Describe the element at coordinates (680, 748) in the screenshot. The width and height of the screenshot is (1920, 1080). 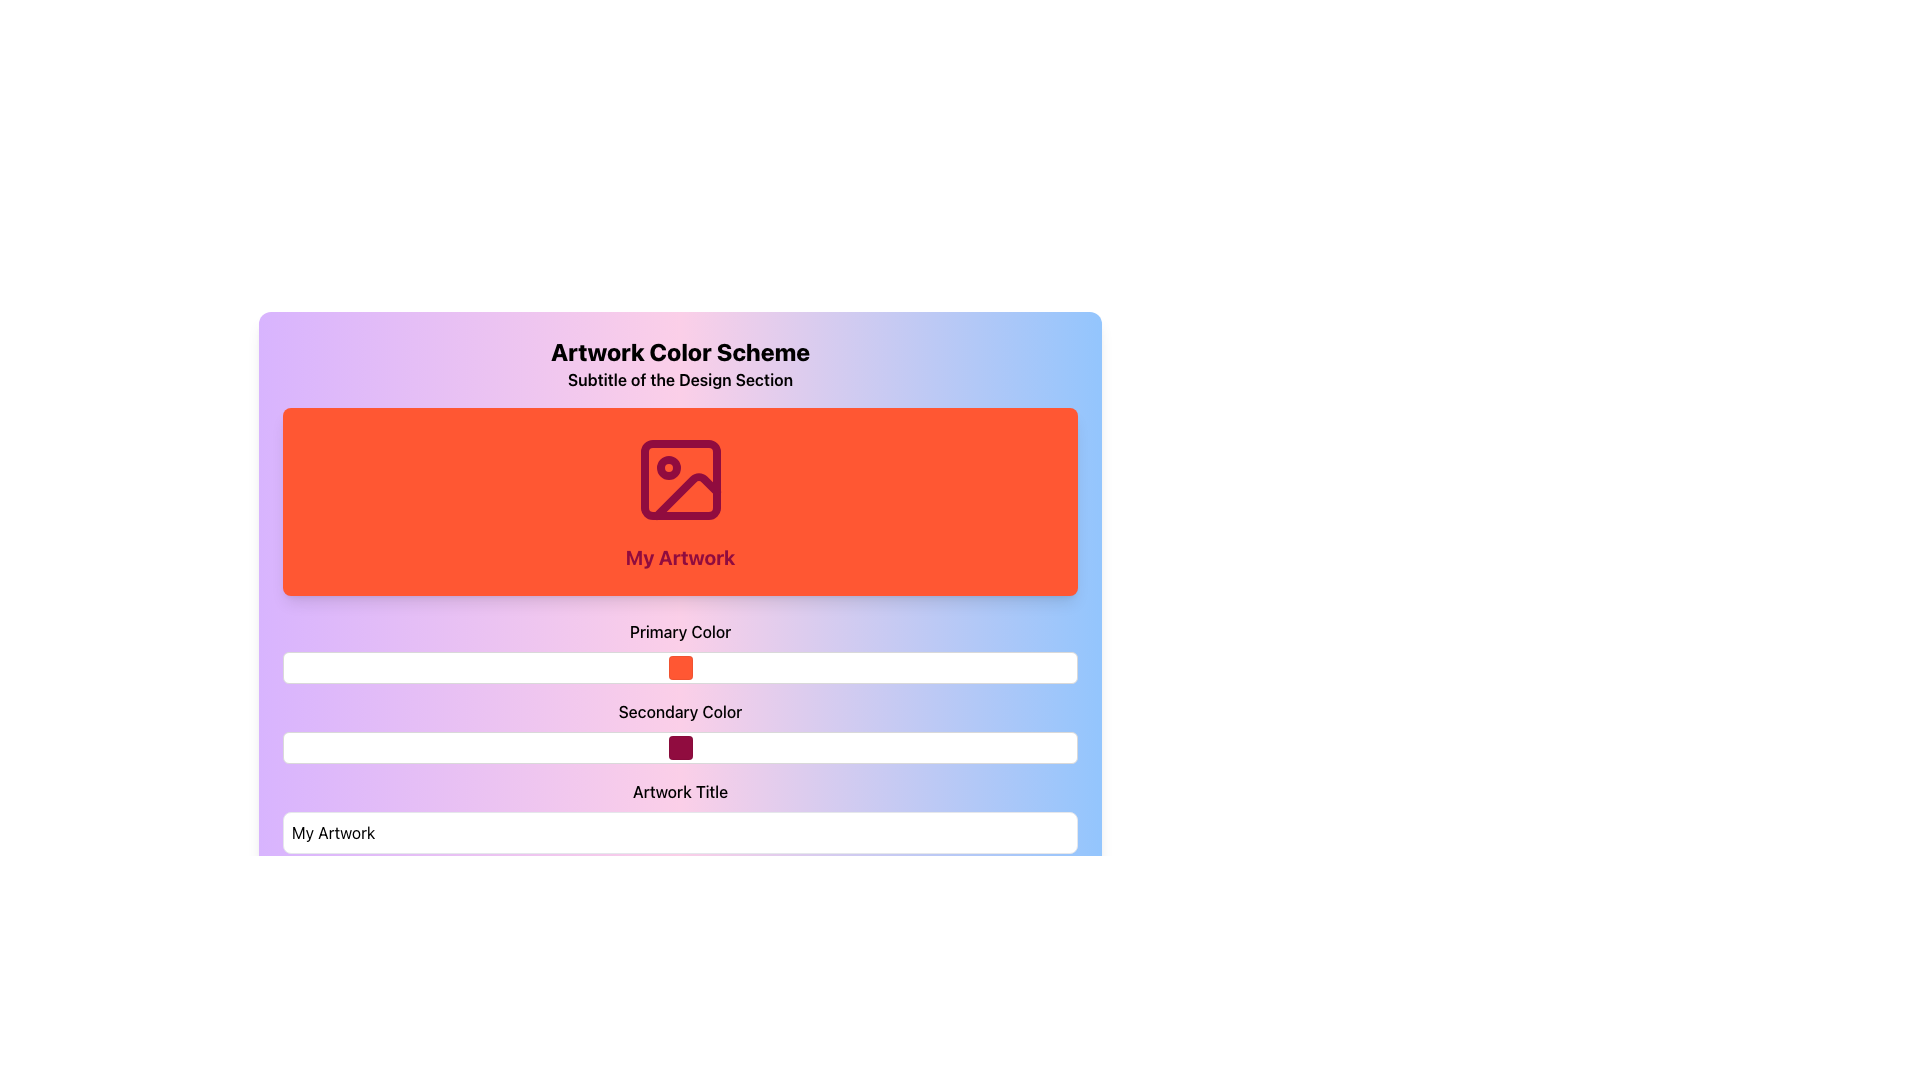
I see `the deep maroon color swatch located in the 'Secondary Color' field` at that location.